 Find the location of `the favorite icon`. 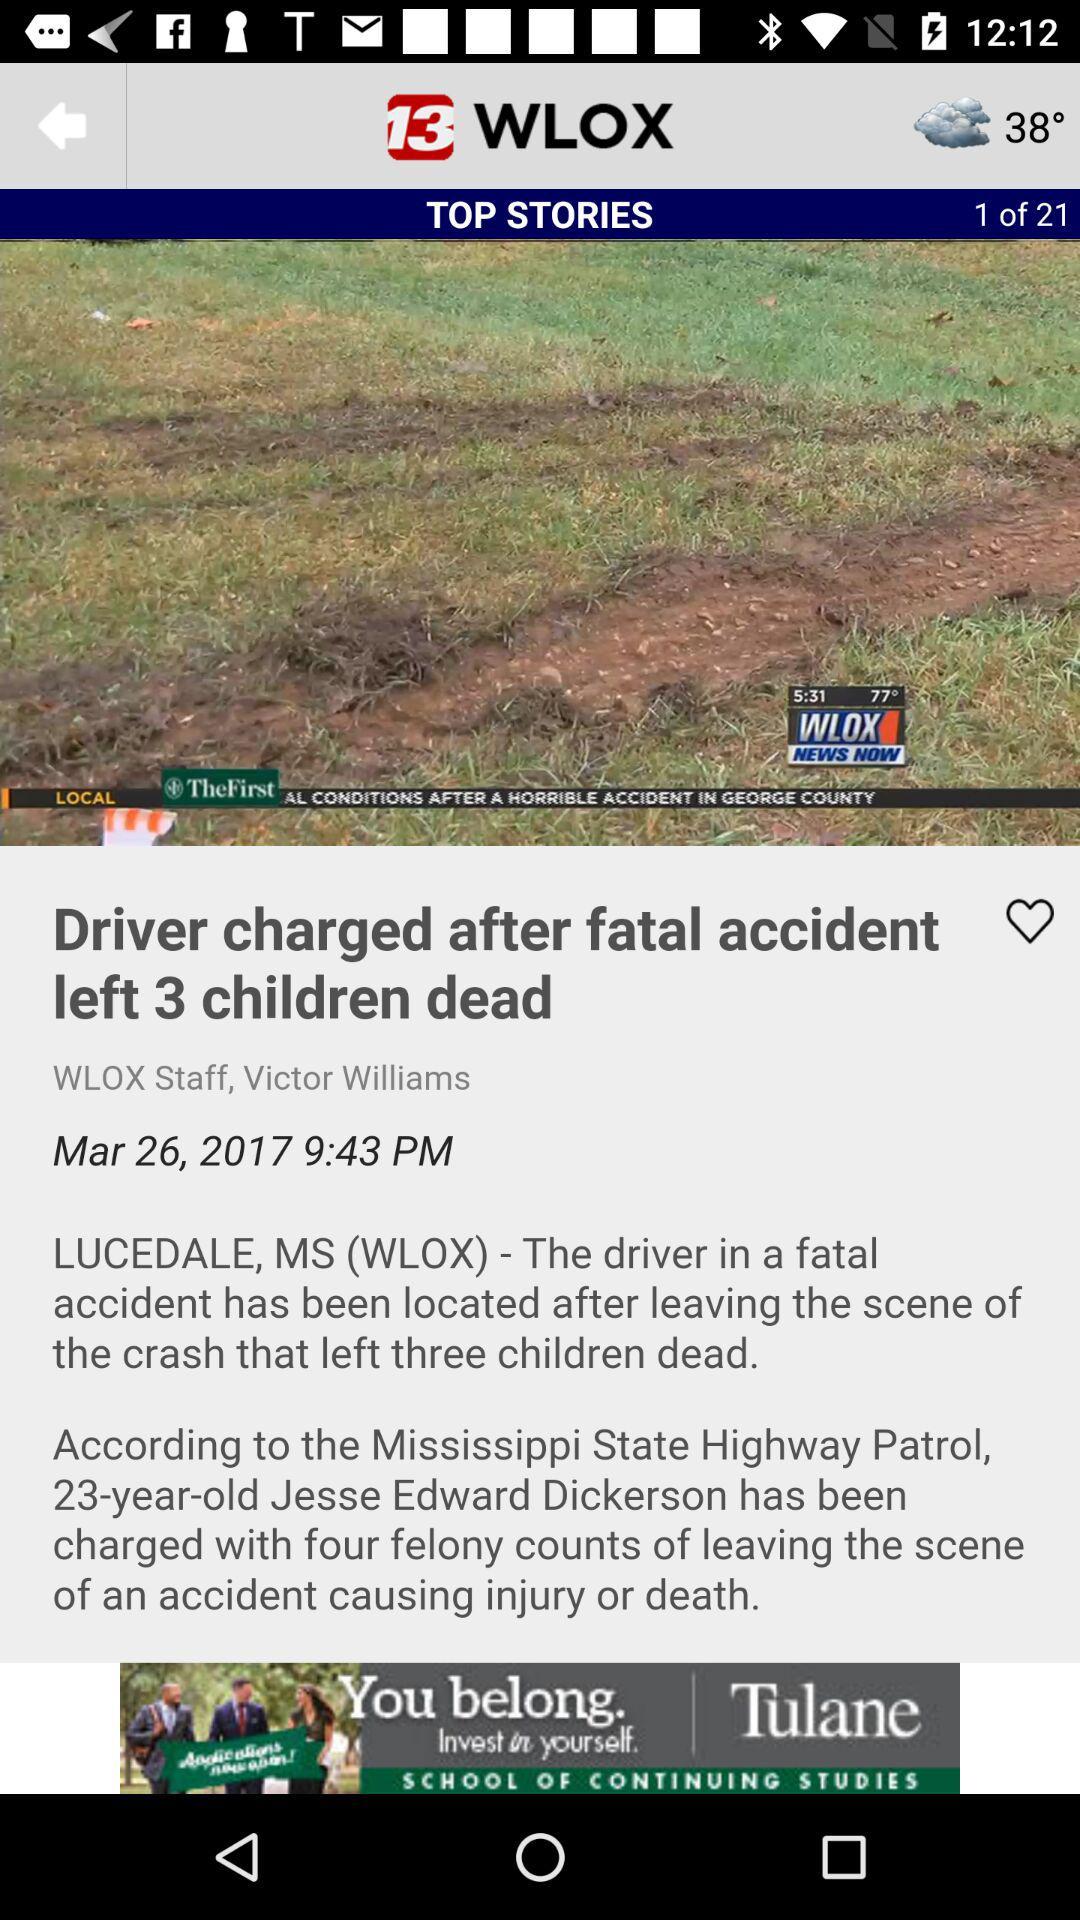

the favorite icon is located at coordinates (1017, 920).